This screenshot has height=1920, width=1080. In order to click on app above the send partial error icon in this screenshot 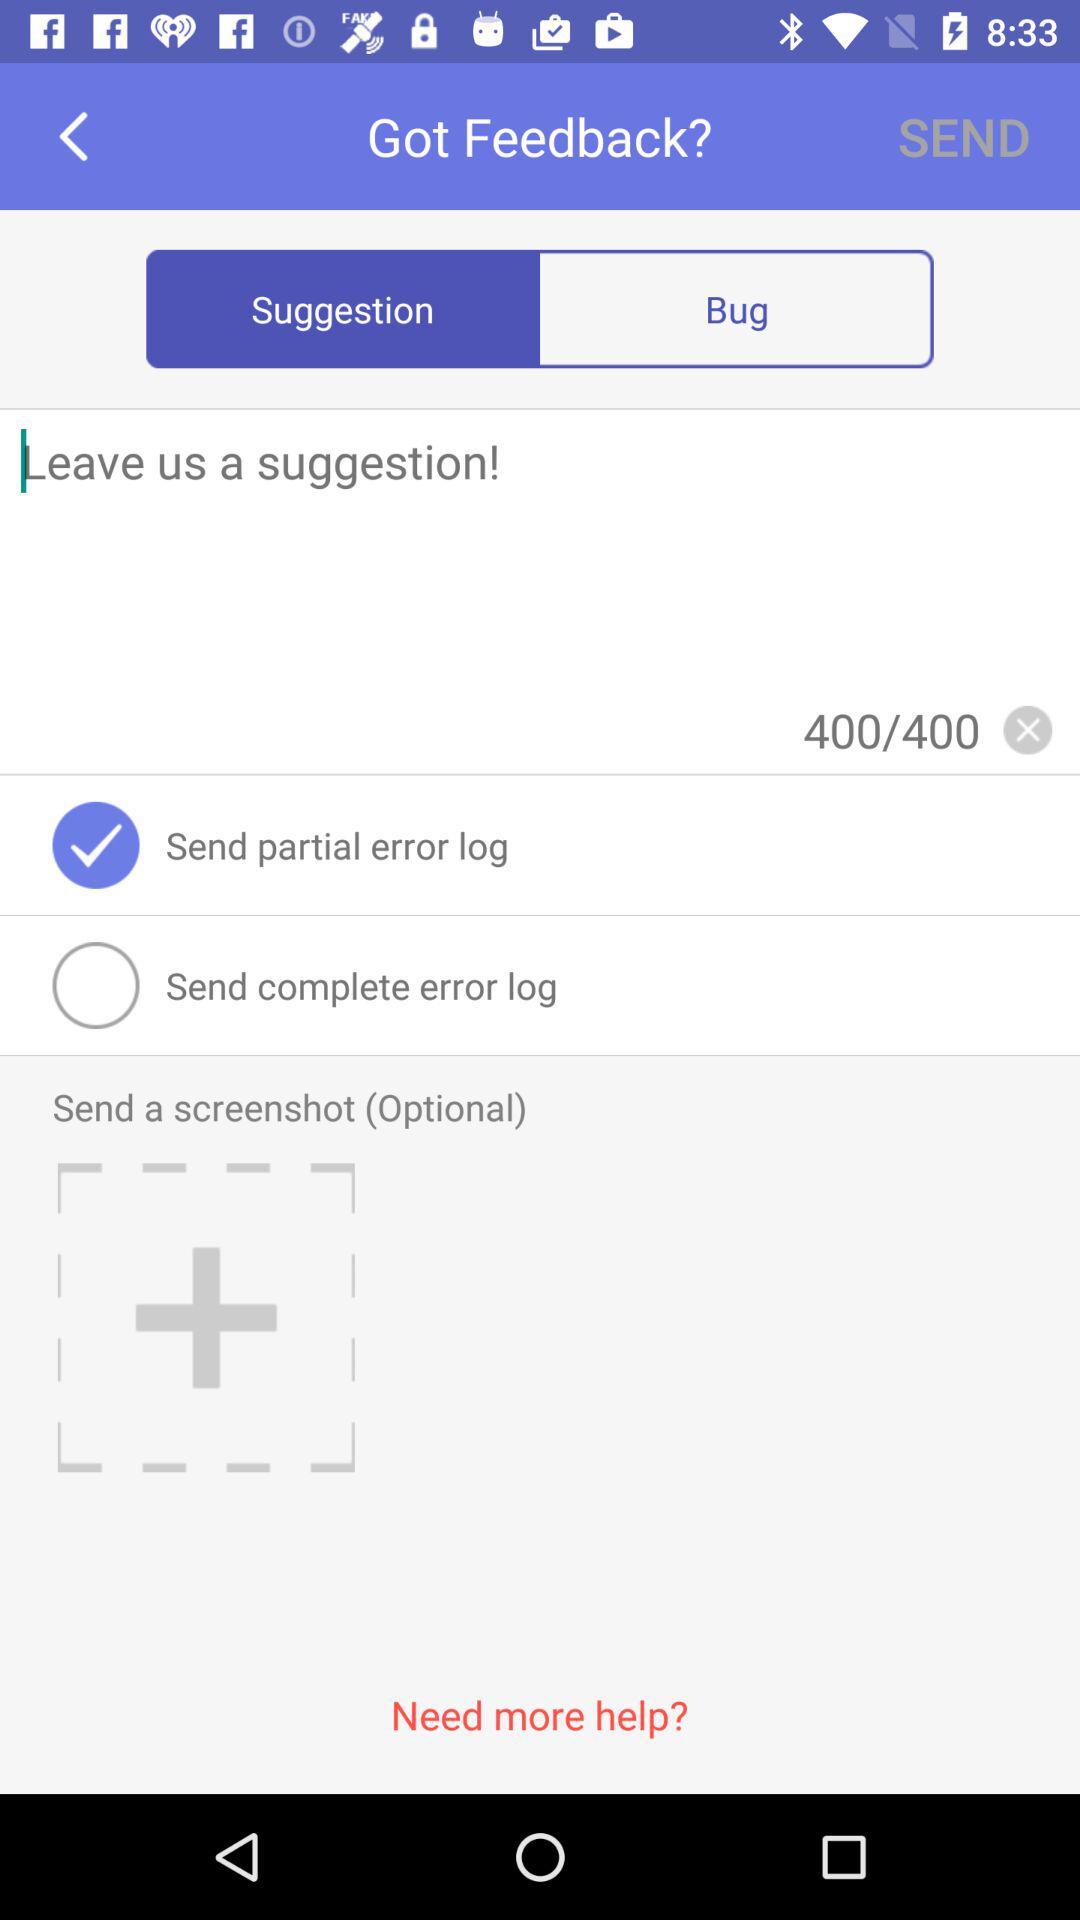, I will do `click(1027, 728)`.